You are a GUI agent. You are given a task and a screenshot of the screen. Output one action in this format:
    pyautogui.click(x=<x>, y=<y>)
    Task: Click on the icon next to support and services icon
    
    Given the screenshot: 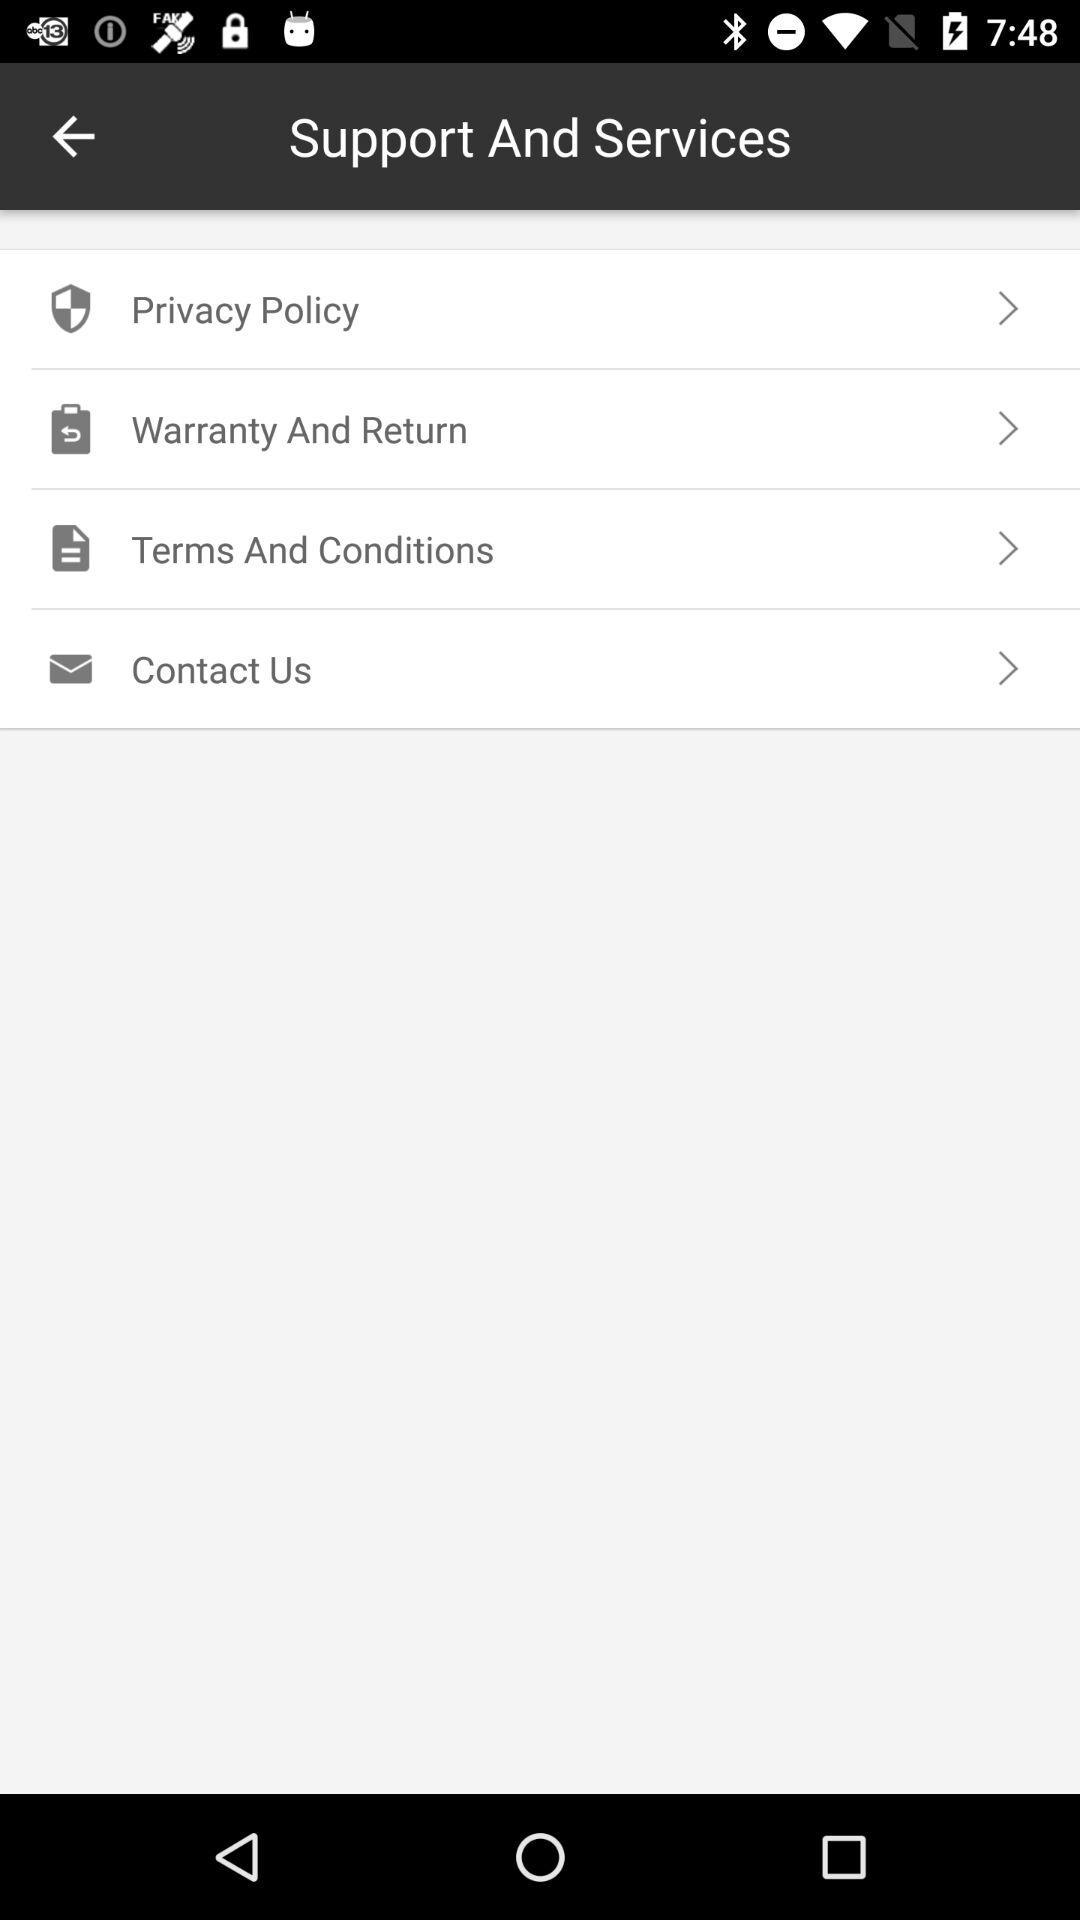 What is the action you would take?
    pyautogui.click(x=72, y=135)
    